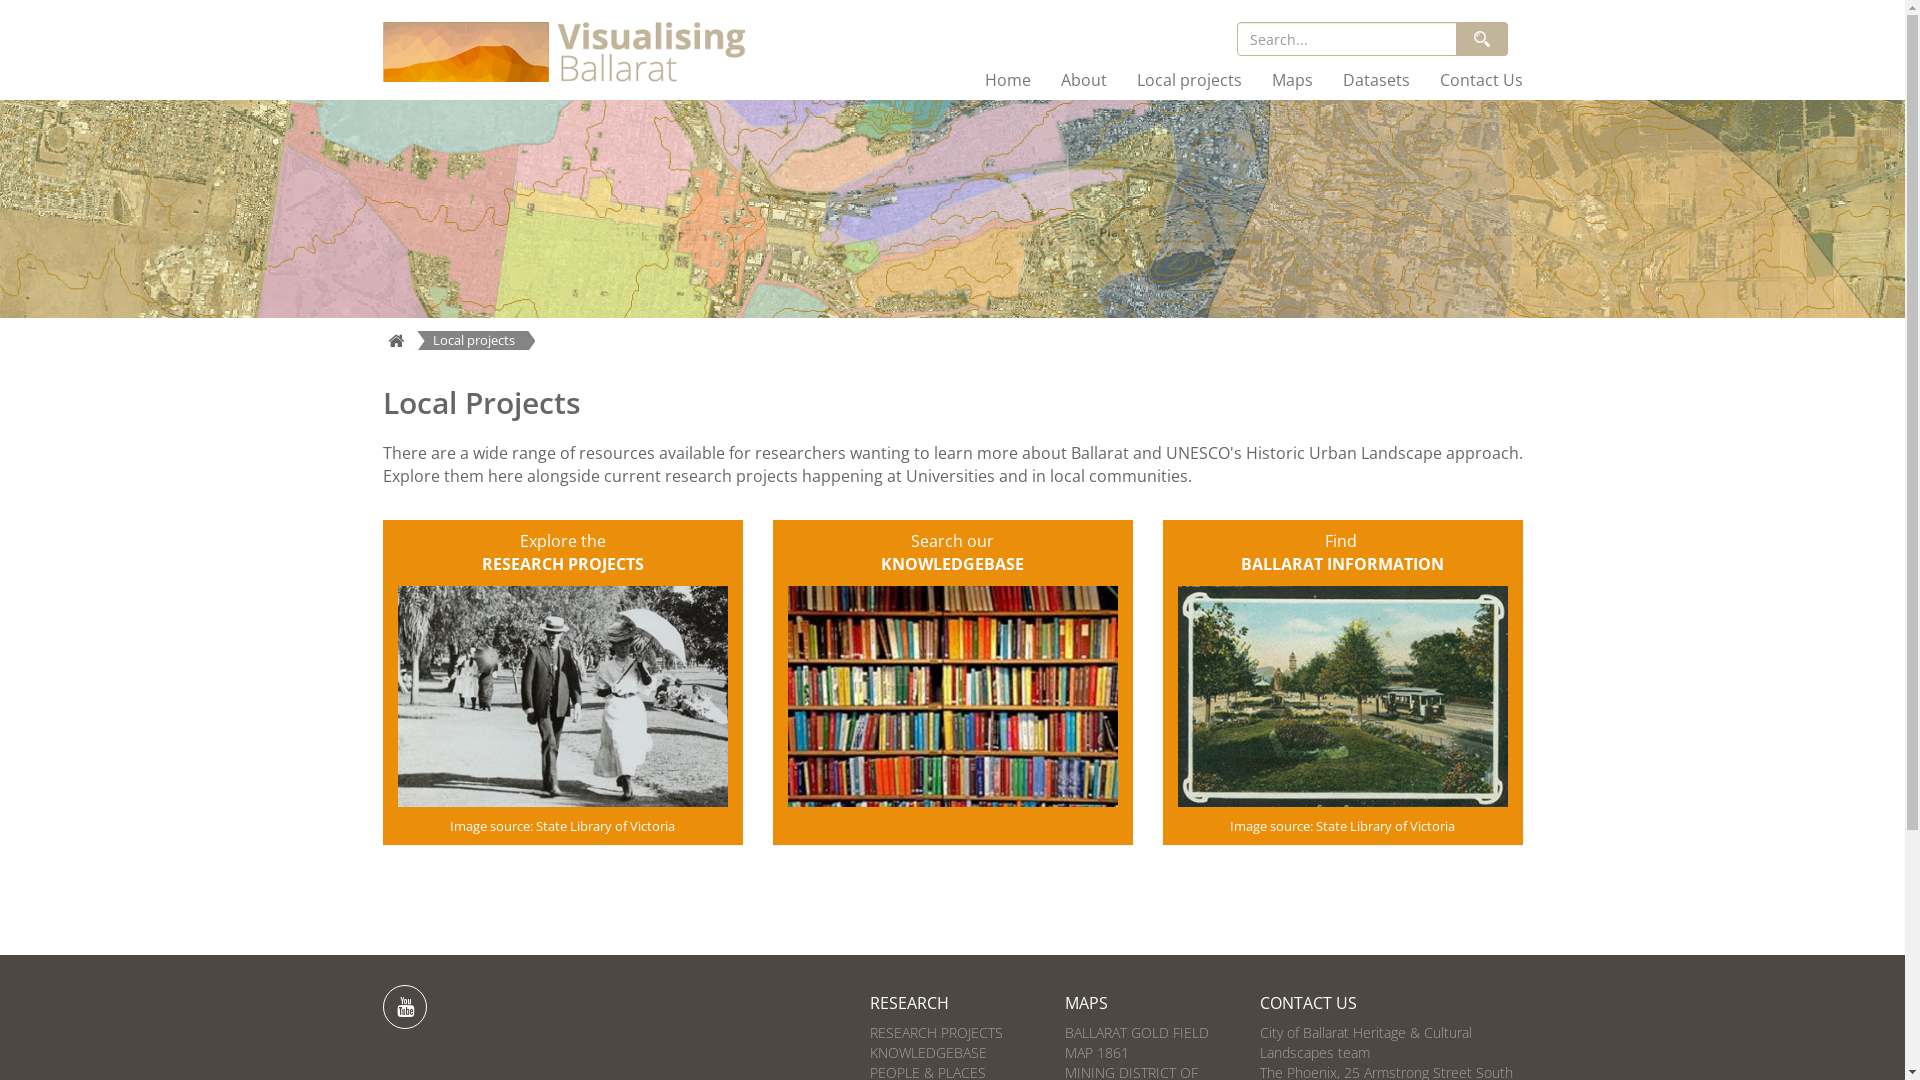 The width and height of the screenshot is (1920, 1080). Describe the element at coordinates (1480, 79) in the screenshot. I see `'Contact Us'` at that location.